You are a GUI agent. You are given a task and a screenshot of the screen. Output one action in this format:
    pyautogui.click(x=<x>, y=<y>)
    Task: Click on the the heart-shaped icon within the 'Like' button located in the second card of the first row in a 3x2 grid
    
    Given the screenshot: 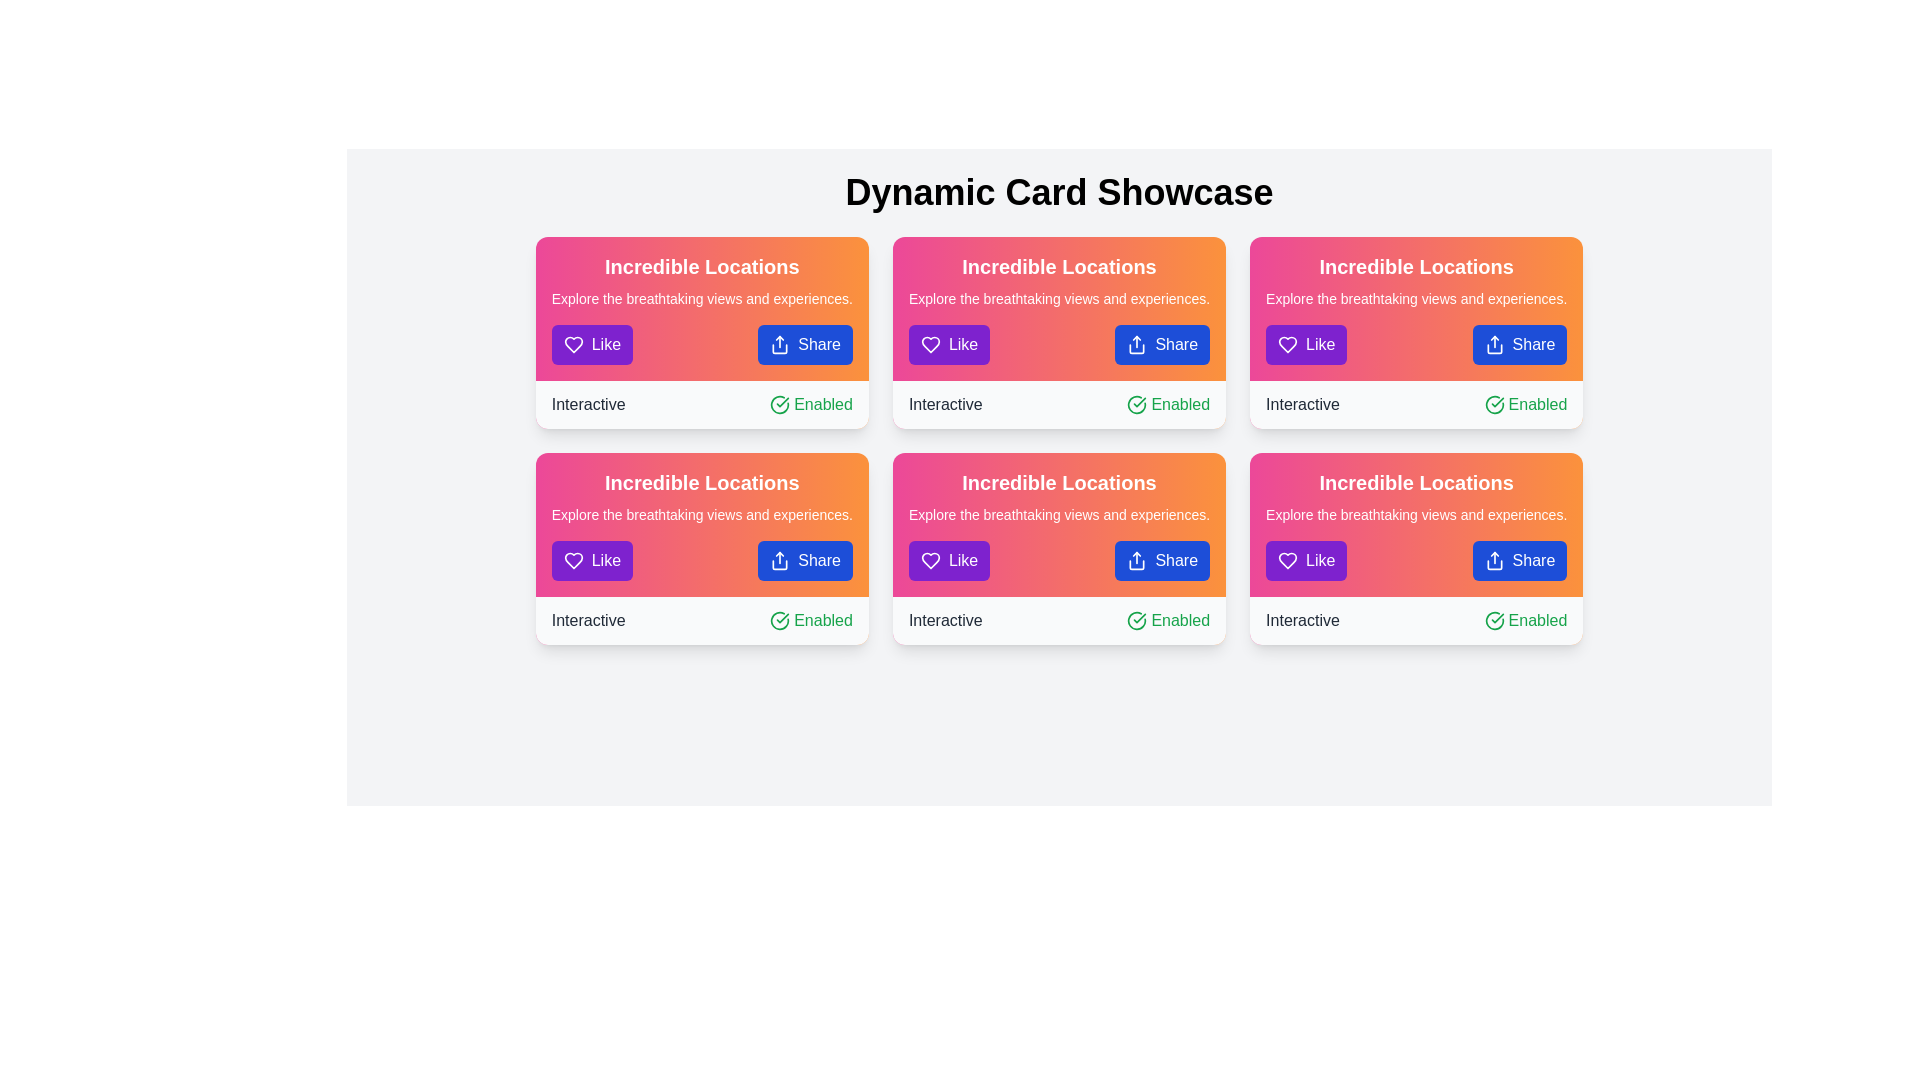 What is the action you would take?
    pyautogui.click(x=929, y=343)
    